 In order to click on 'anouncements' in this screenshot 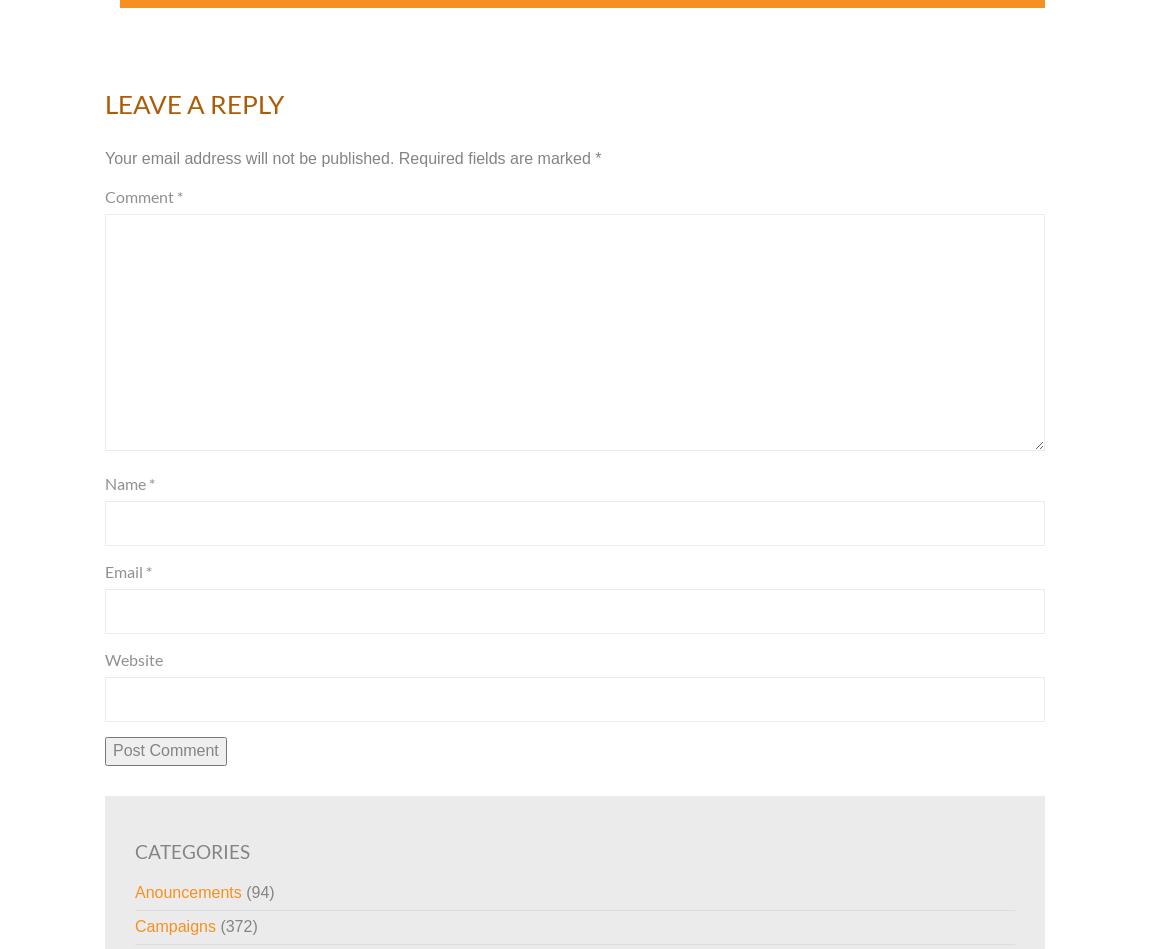, I will do `click(187, 891)`.